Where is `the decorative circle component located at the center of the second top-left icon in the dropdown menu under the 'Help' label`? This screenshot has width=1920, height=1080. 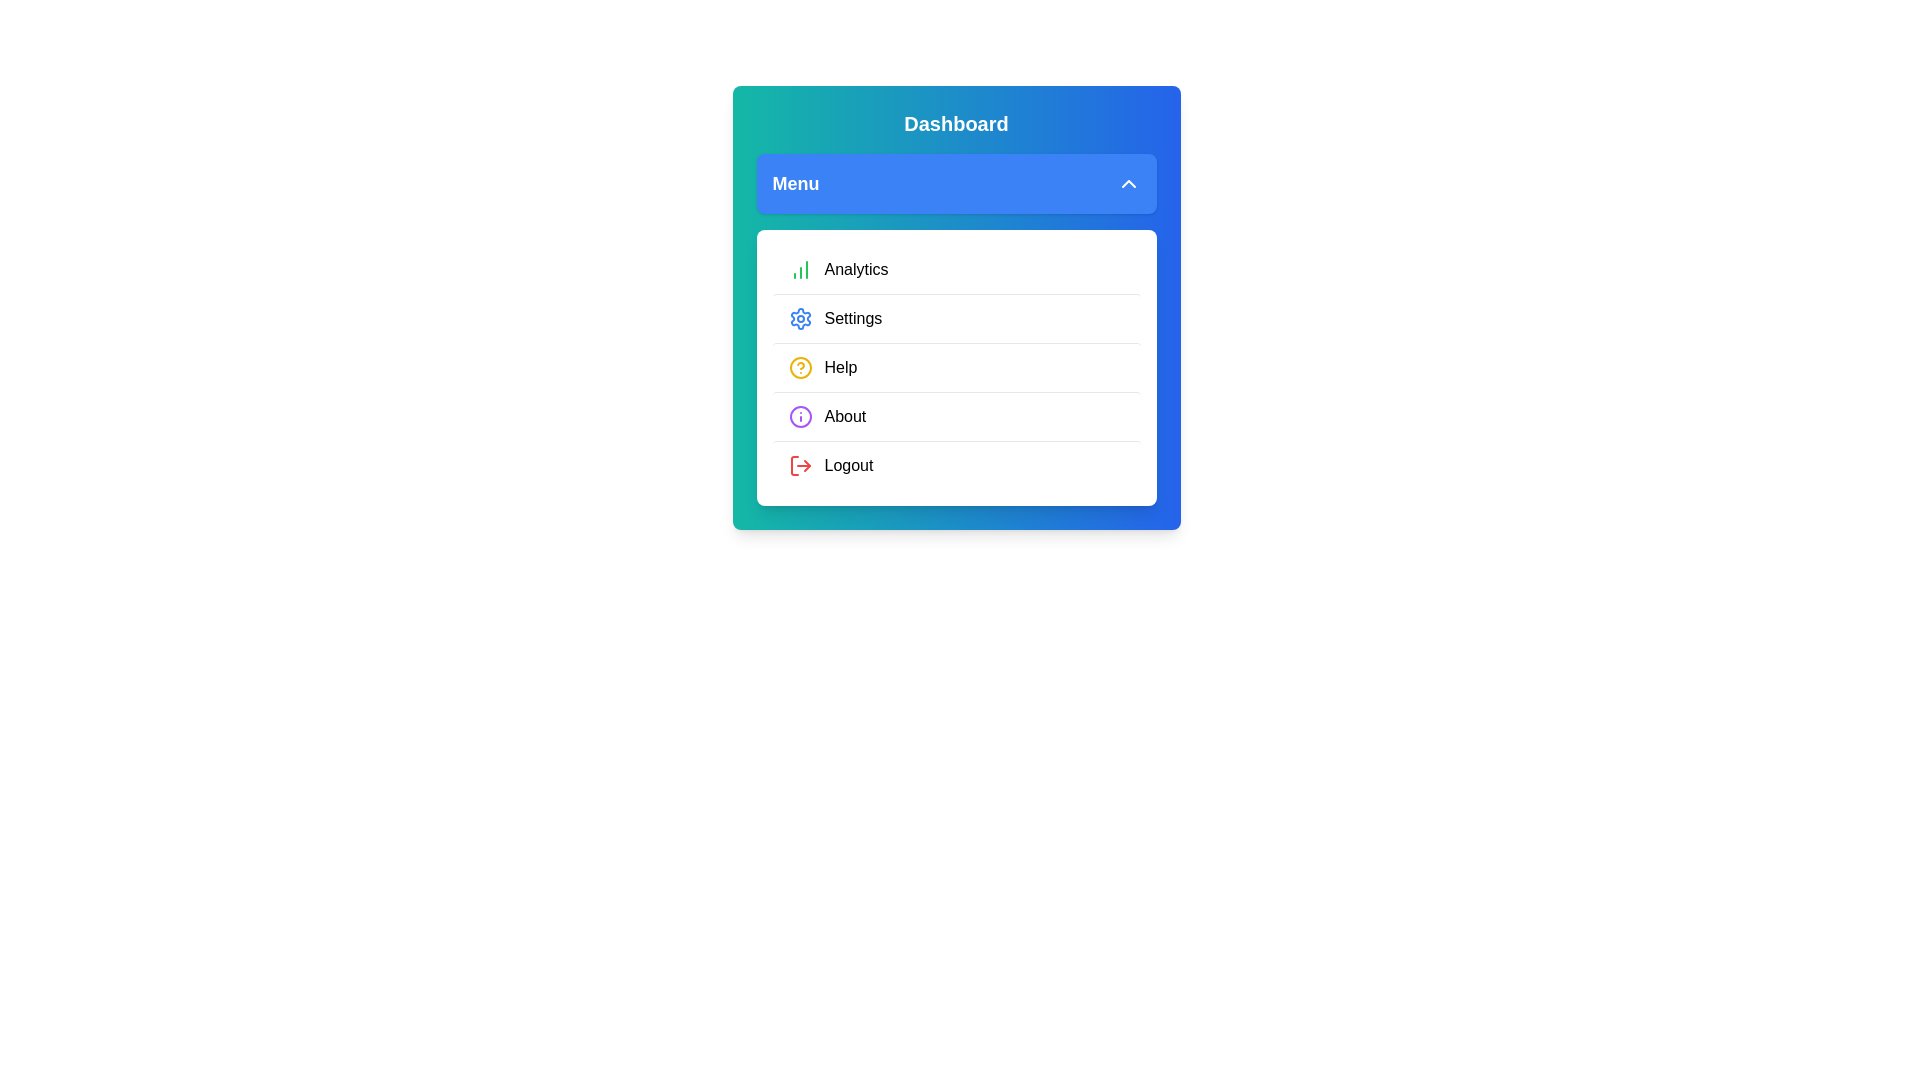
the decorative circle component located at the center of the second top-left icon in the dropdown menu under the 'Help' label is located at coordinates (800, 415).